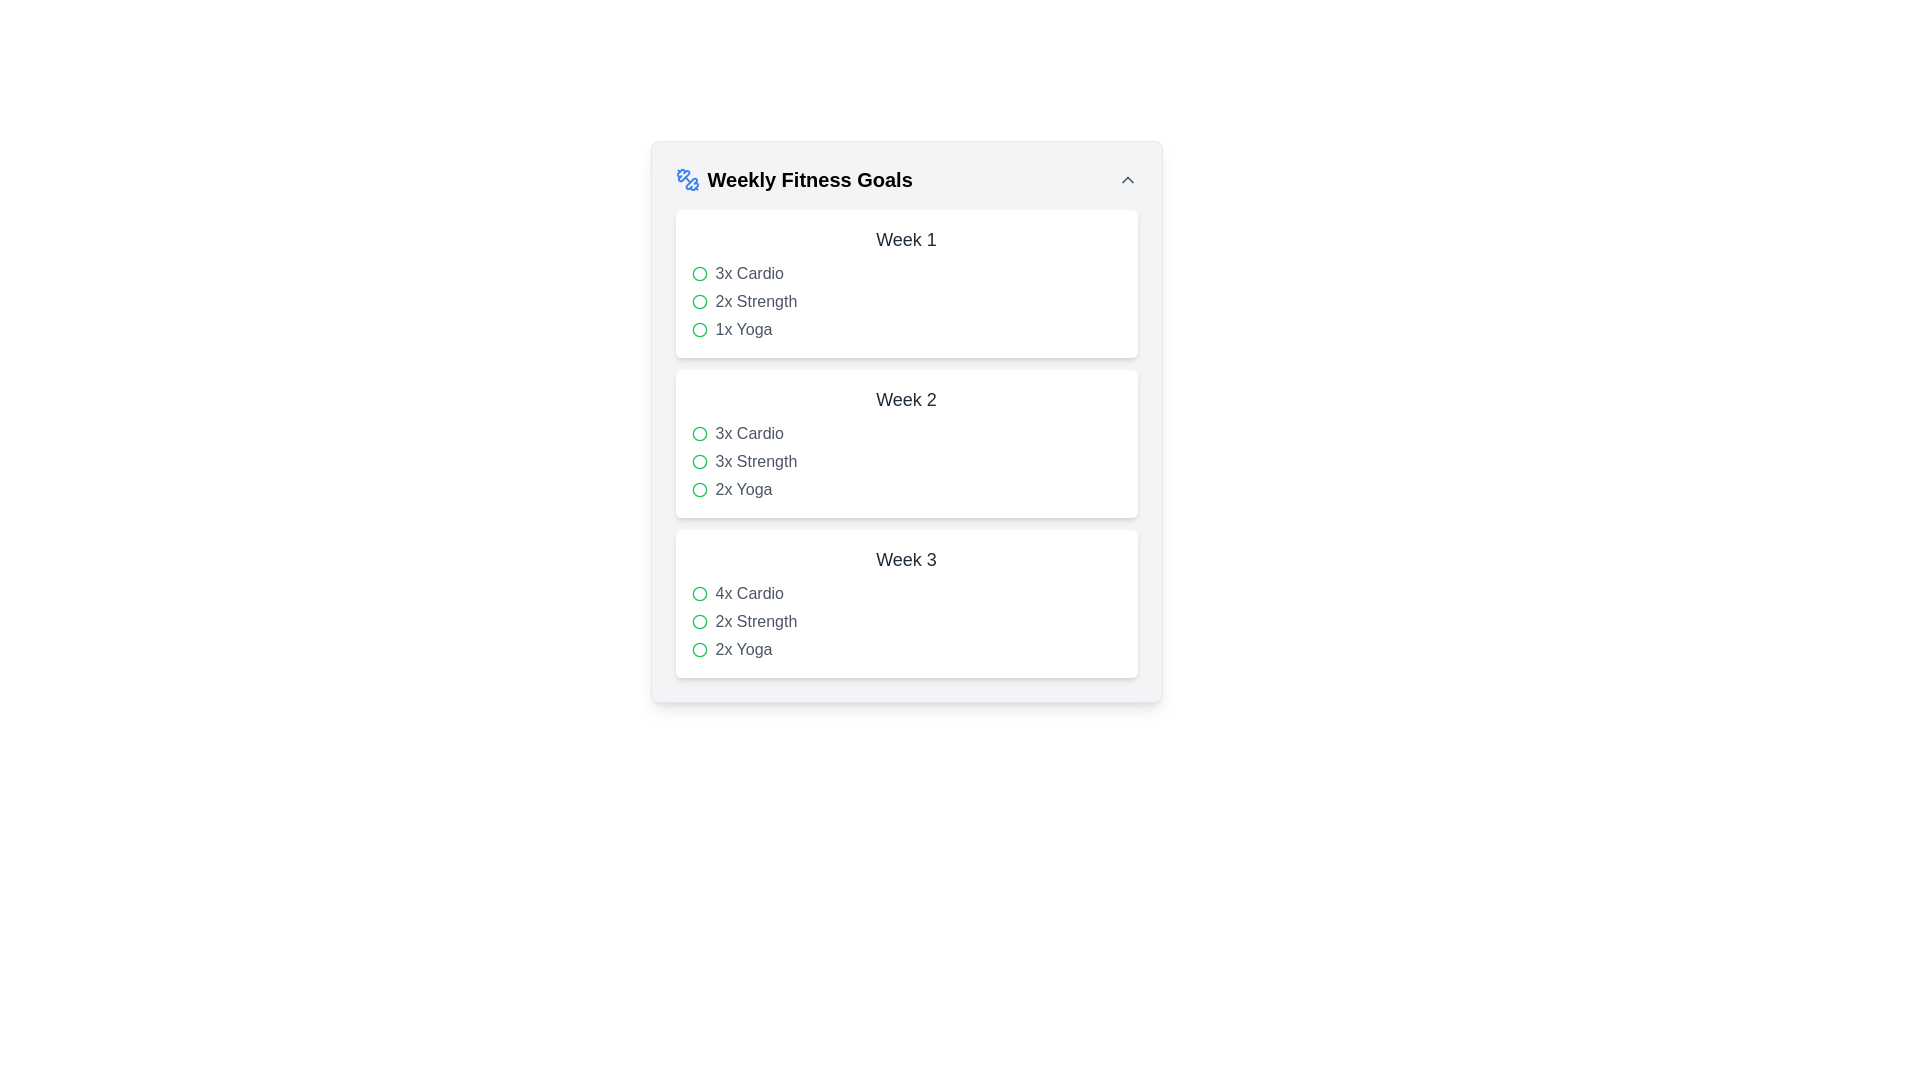  I want to click on the circular graphical icon with a green border representing an unselected state for the task '2x Yoga' in Week 3, so click(699, 650).